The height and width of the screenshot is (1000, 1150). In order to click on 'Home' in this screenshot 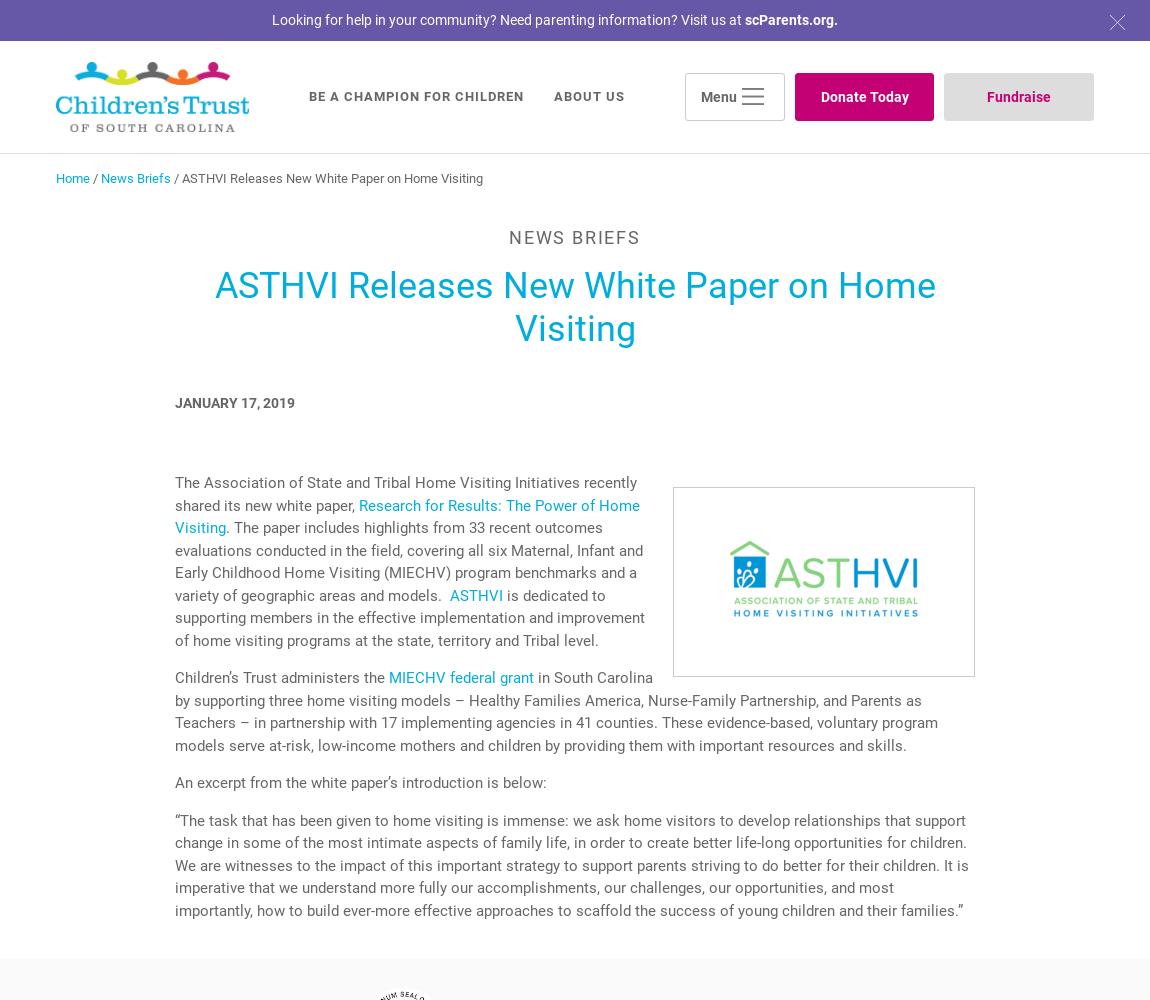, I will do `click(72, 178)`.